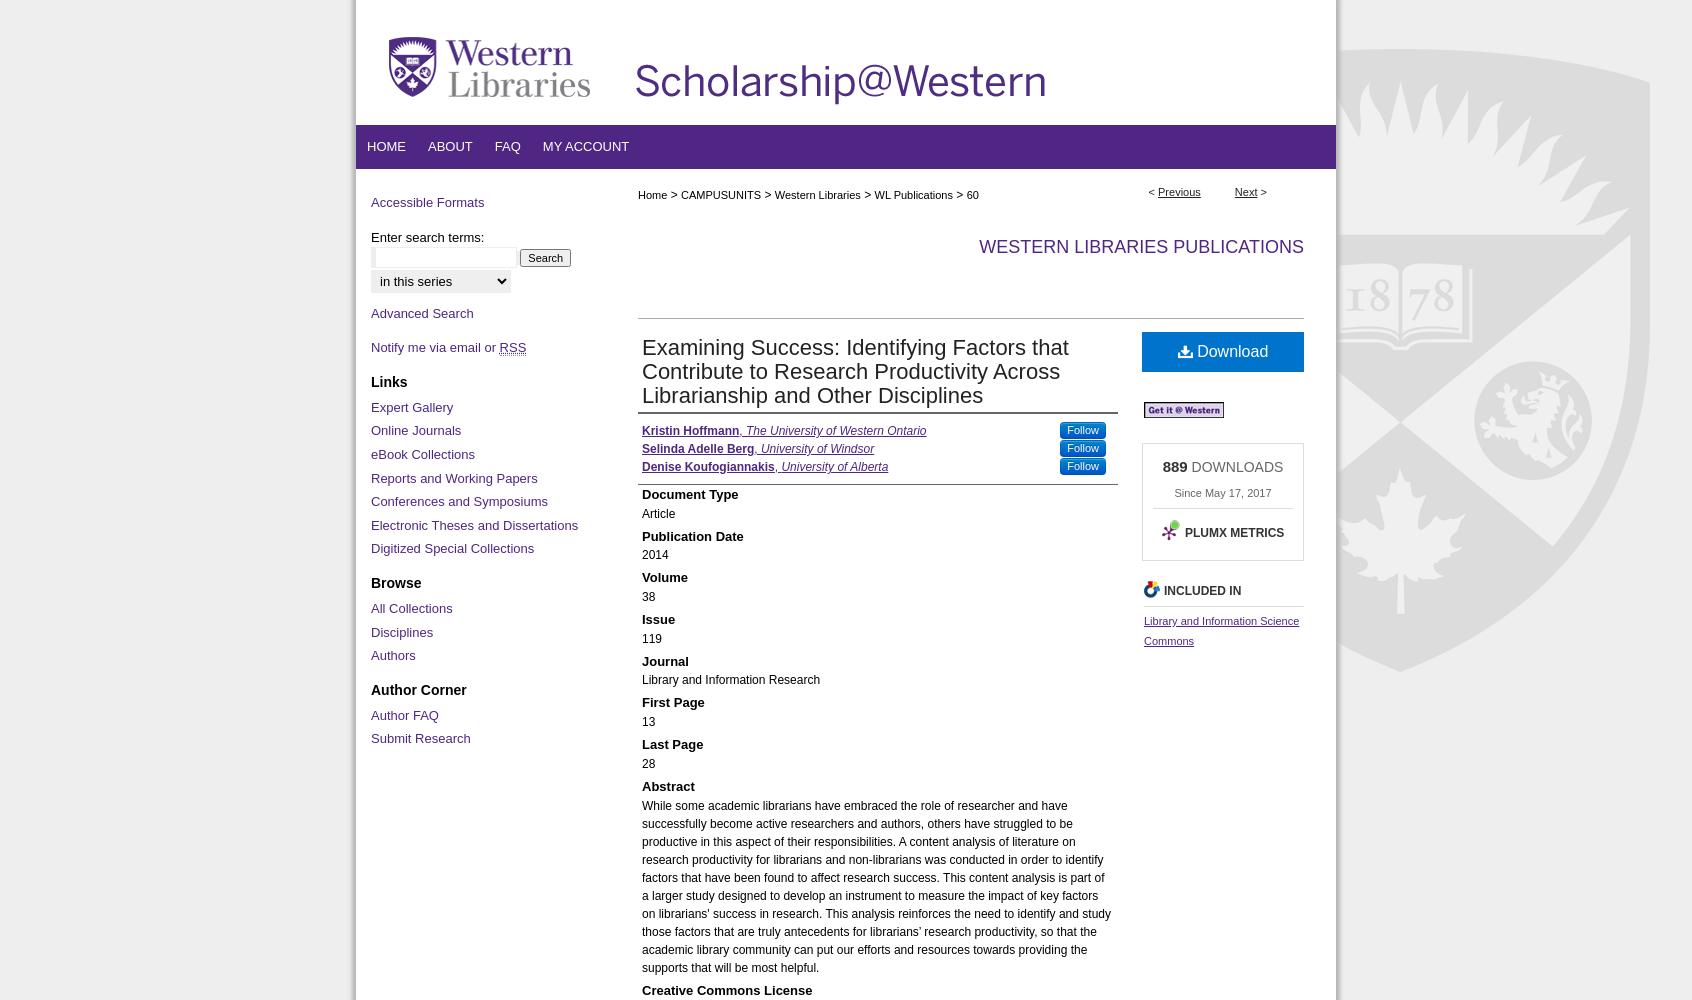 The width and height of the screenshot is (1692, 1000). I want to click on 'Since May 17, 2017', so click(1173, 492).